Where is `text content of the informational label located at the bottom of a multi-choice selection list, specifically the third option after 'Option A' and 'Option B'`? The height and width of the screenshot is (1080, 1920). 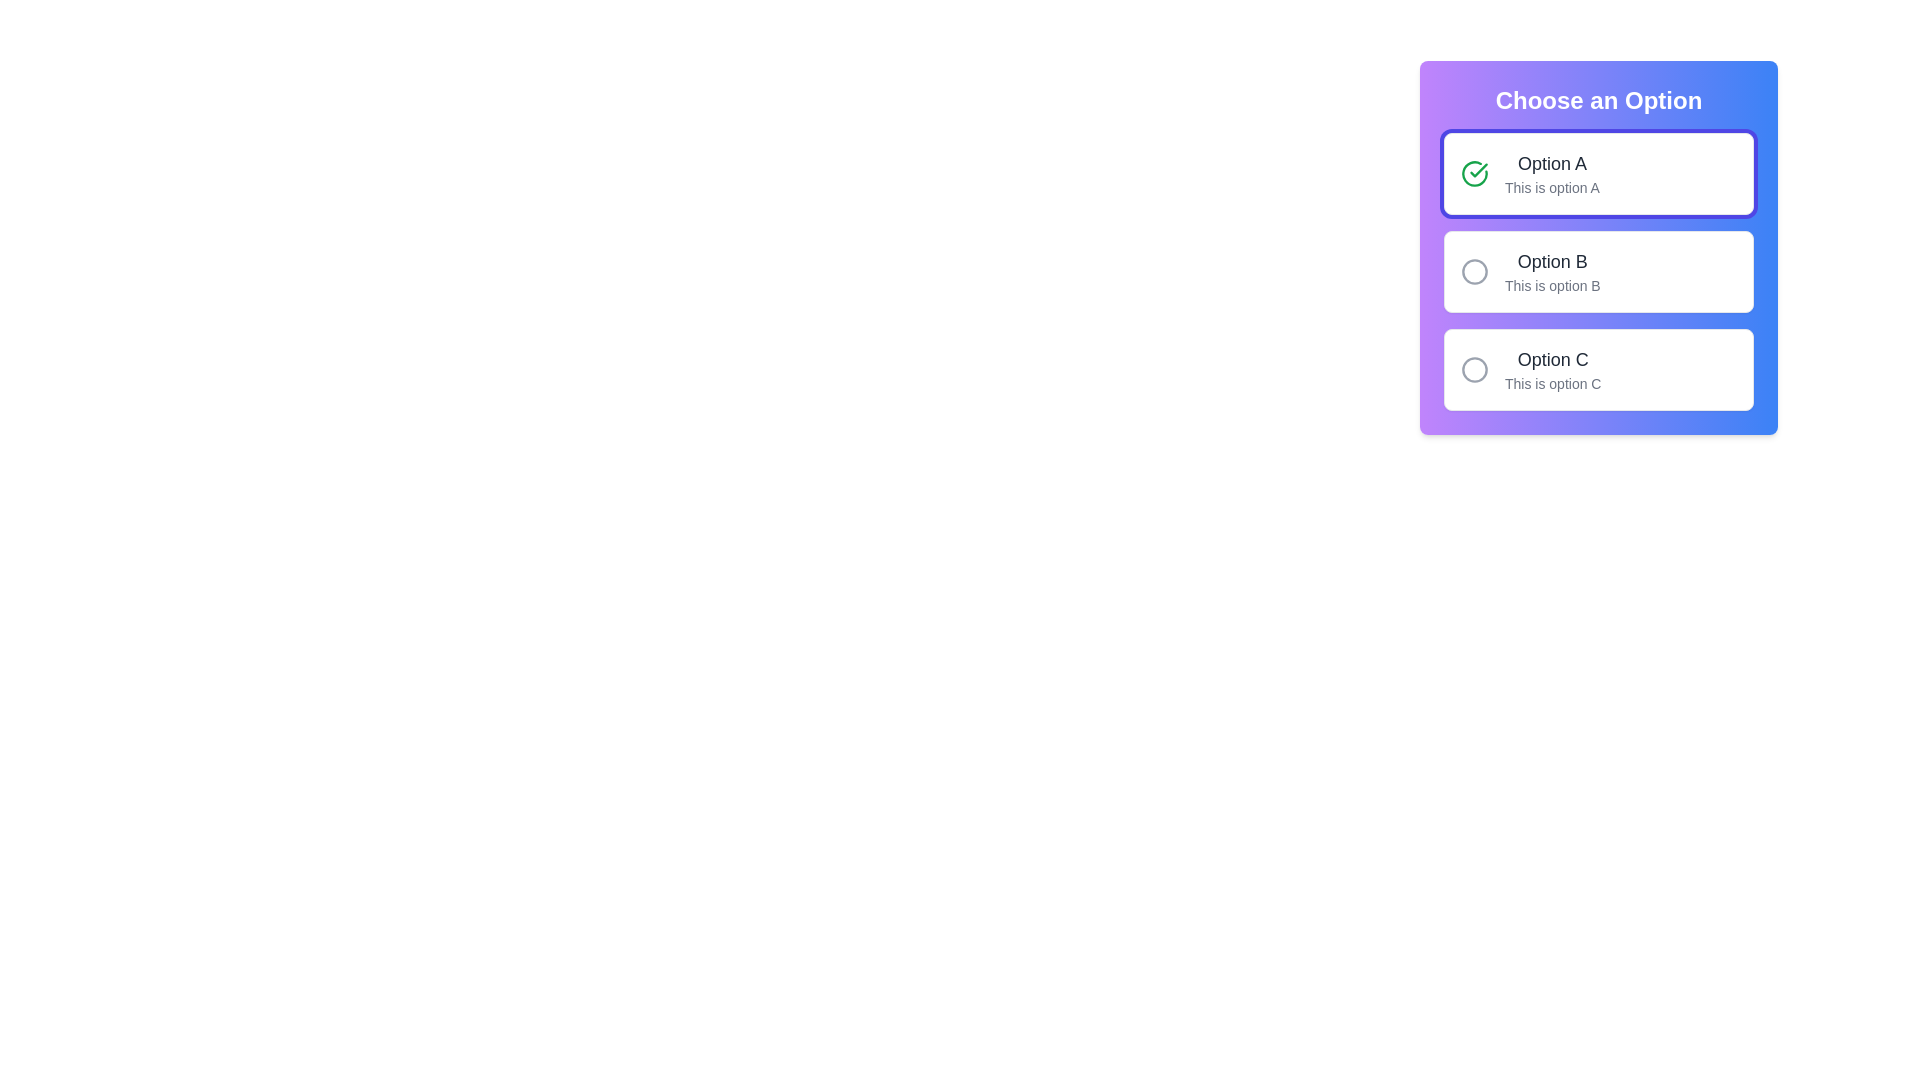
text content of the informational label located at the bottom of a multi-choice selection list, specifically the third option after 'Option A' and 'Option B' is located at coordinates (1552, 370).